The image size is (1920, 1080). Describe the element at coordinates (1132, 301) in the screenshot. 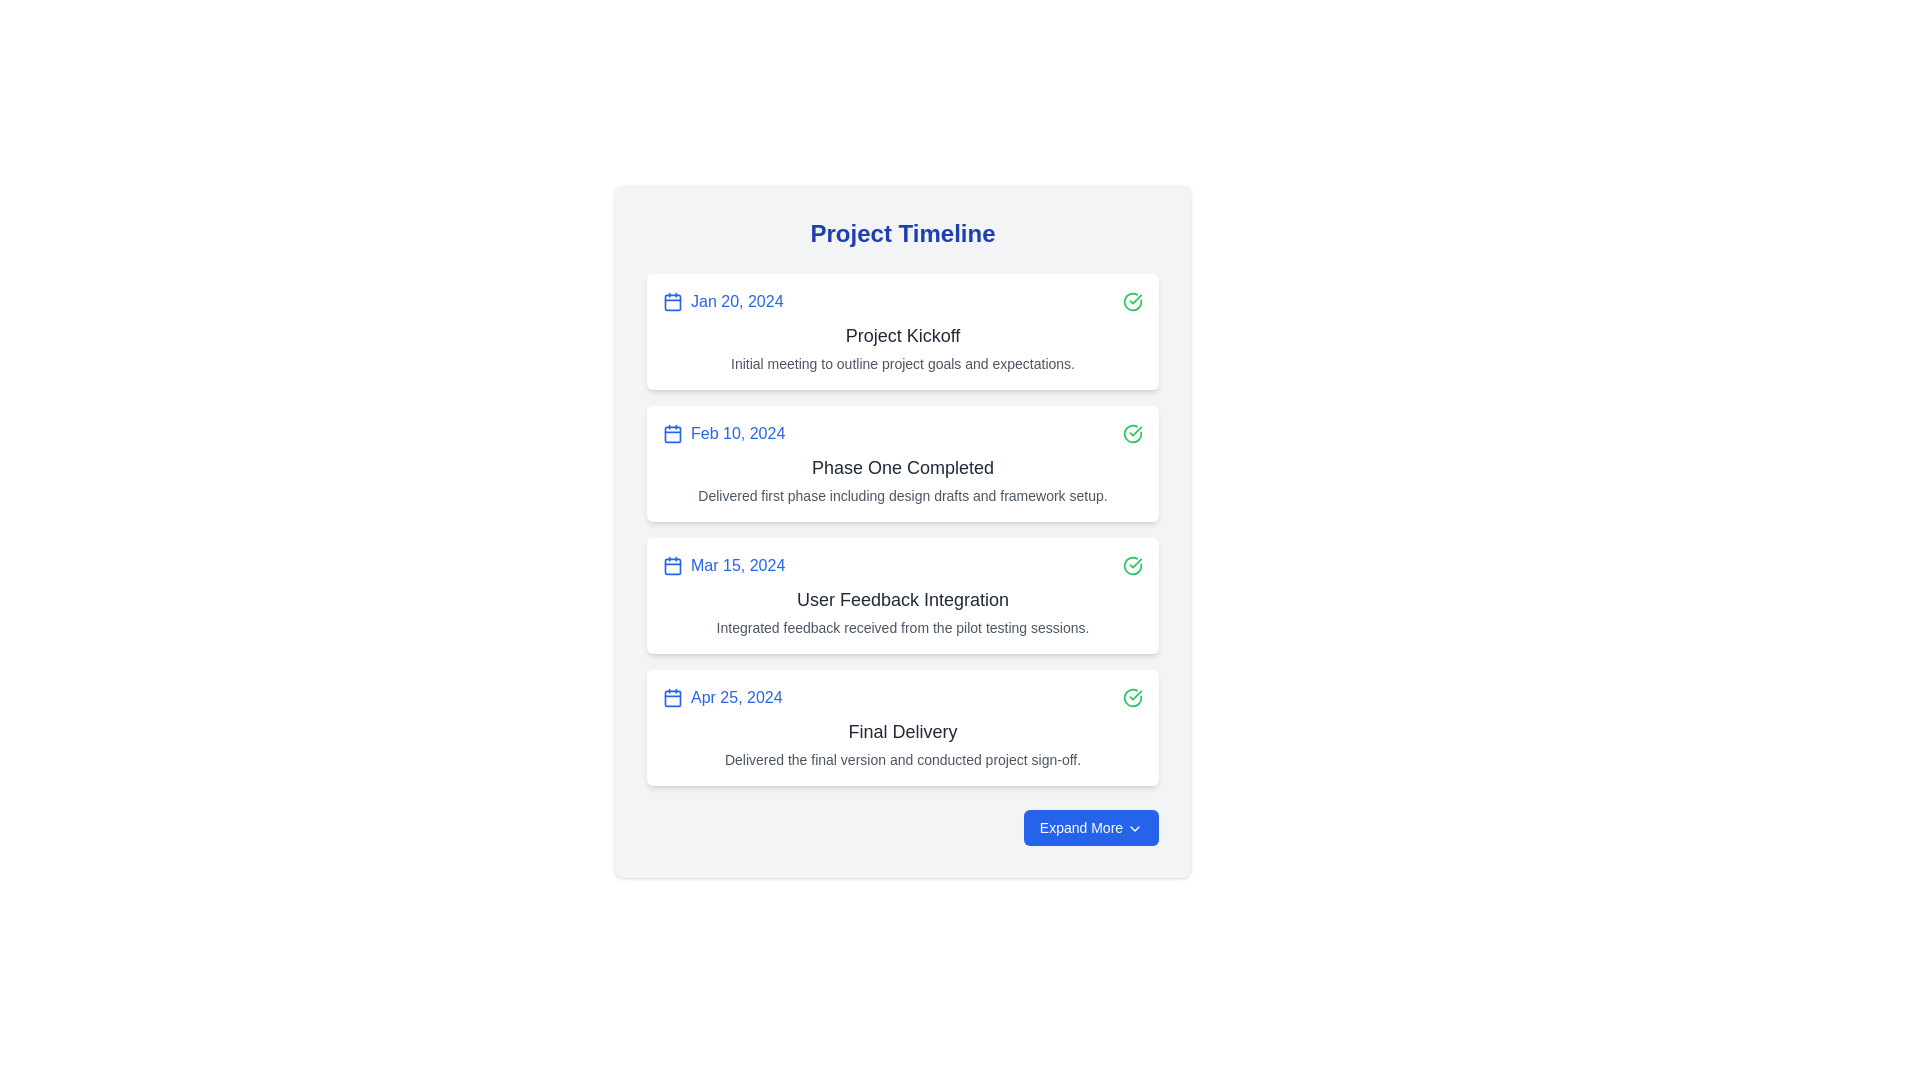

I see `the icon that represents a successful or completed status for the entry dated 'Jan 20, 2024', located at the far right of the corresponding row` at that location.